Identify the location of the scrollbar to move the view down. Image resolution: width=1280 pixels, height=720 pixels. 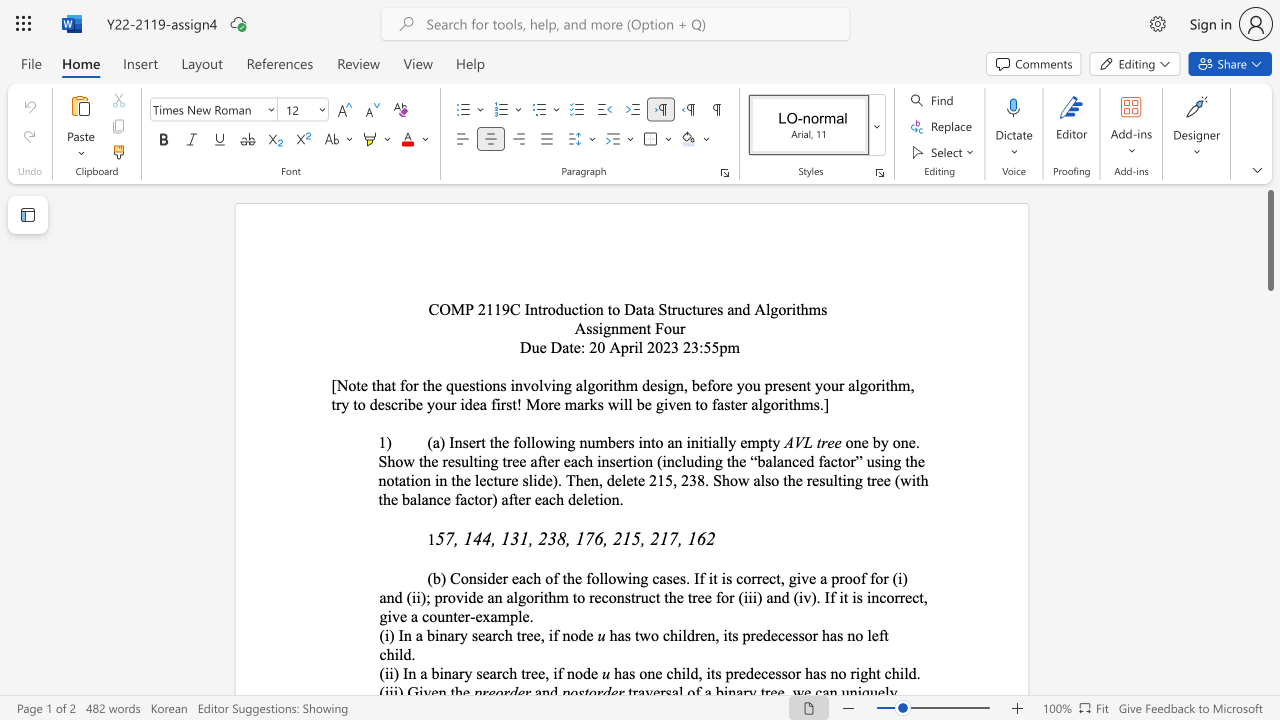
(1269, 518).